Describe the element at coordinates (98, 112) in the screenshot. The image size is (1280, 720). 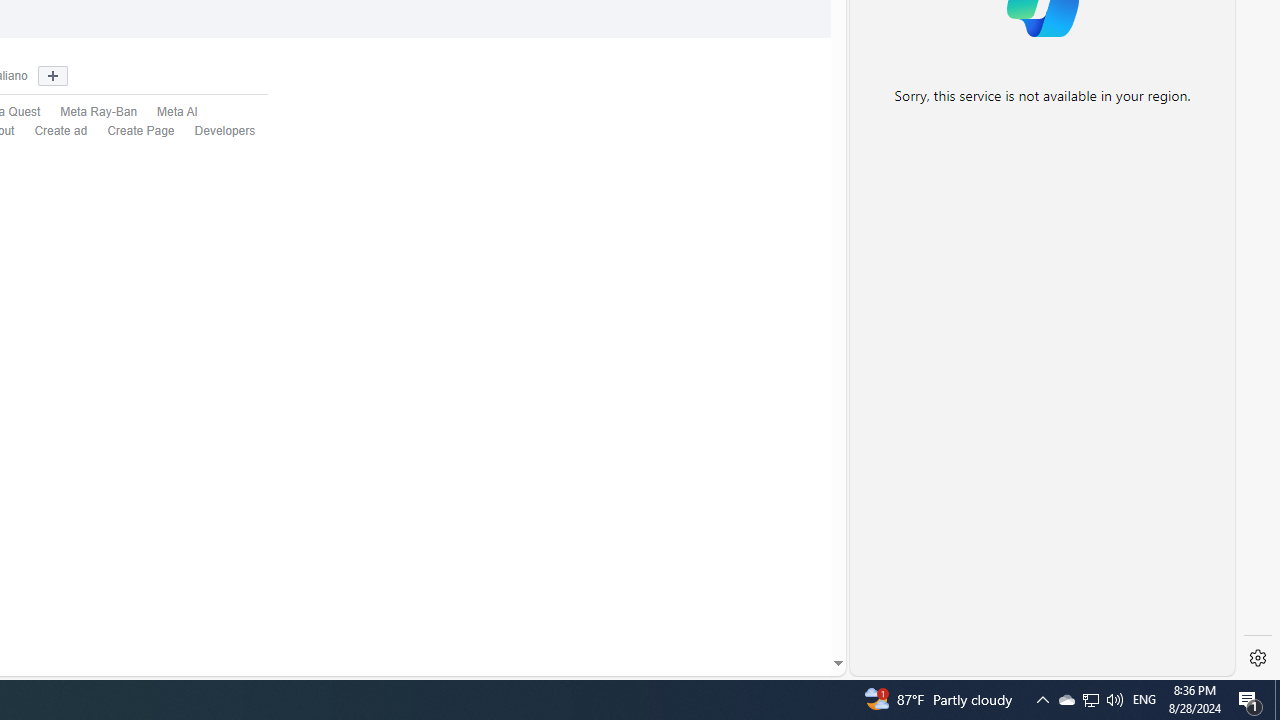
I see `'Meta Ray-Ban'` at that location.